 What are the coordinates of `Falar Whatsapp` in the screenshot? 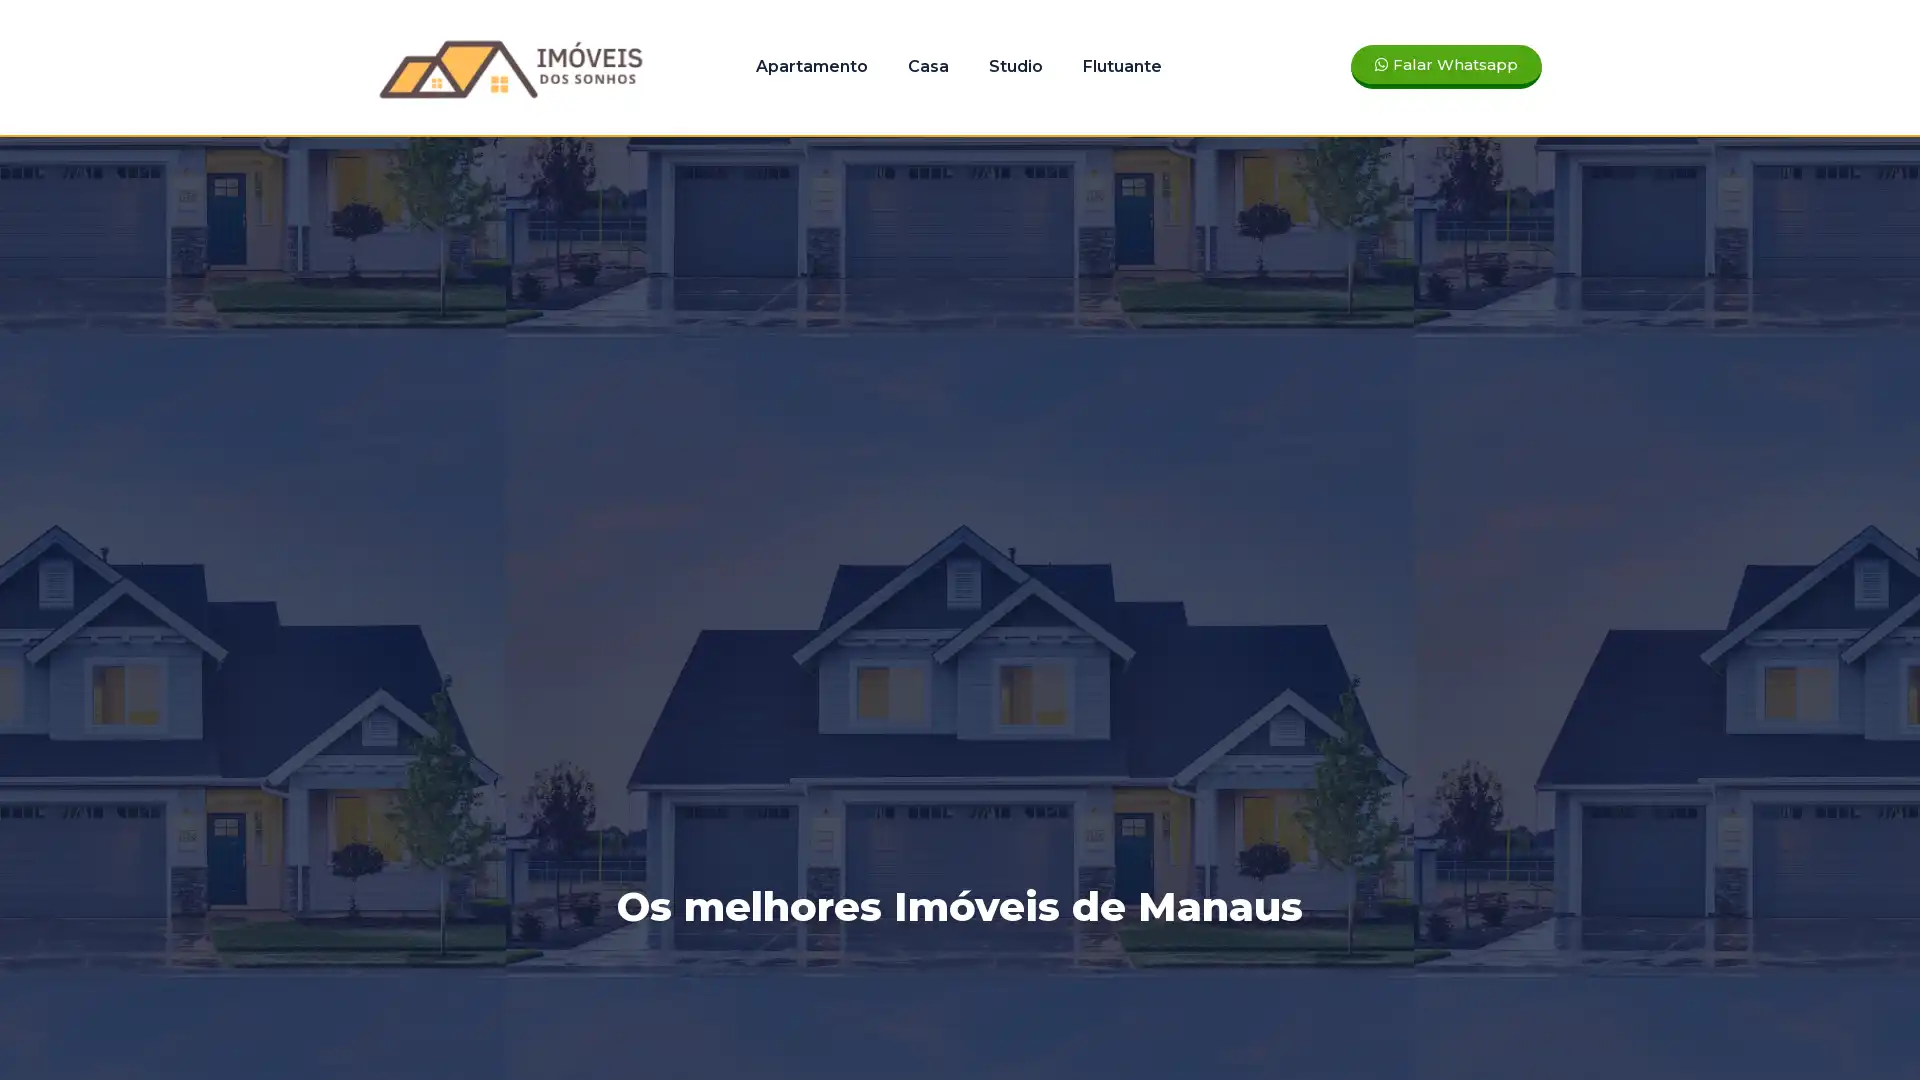 It's located at (1445, 65).